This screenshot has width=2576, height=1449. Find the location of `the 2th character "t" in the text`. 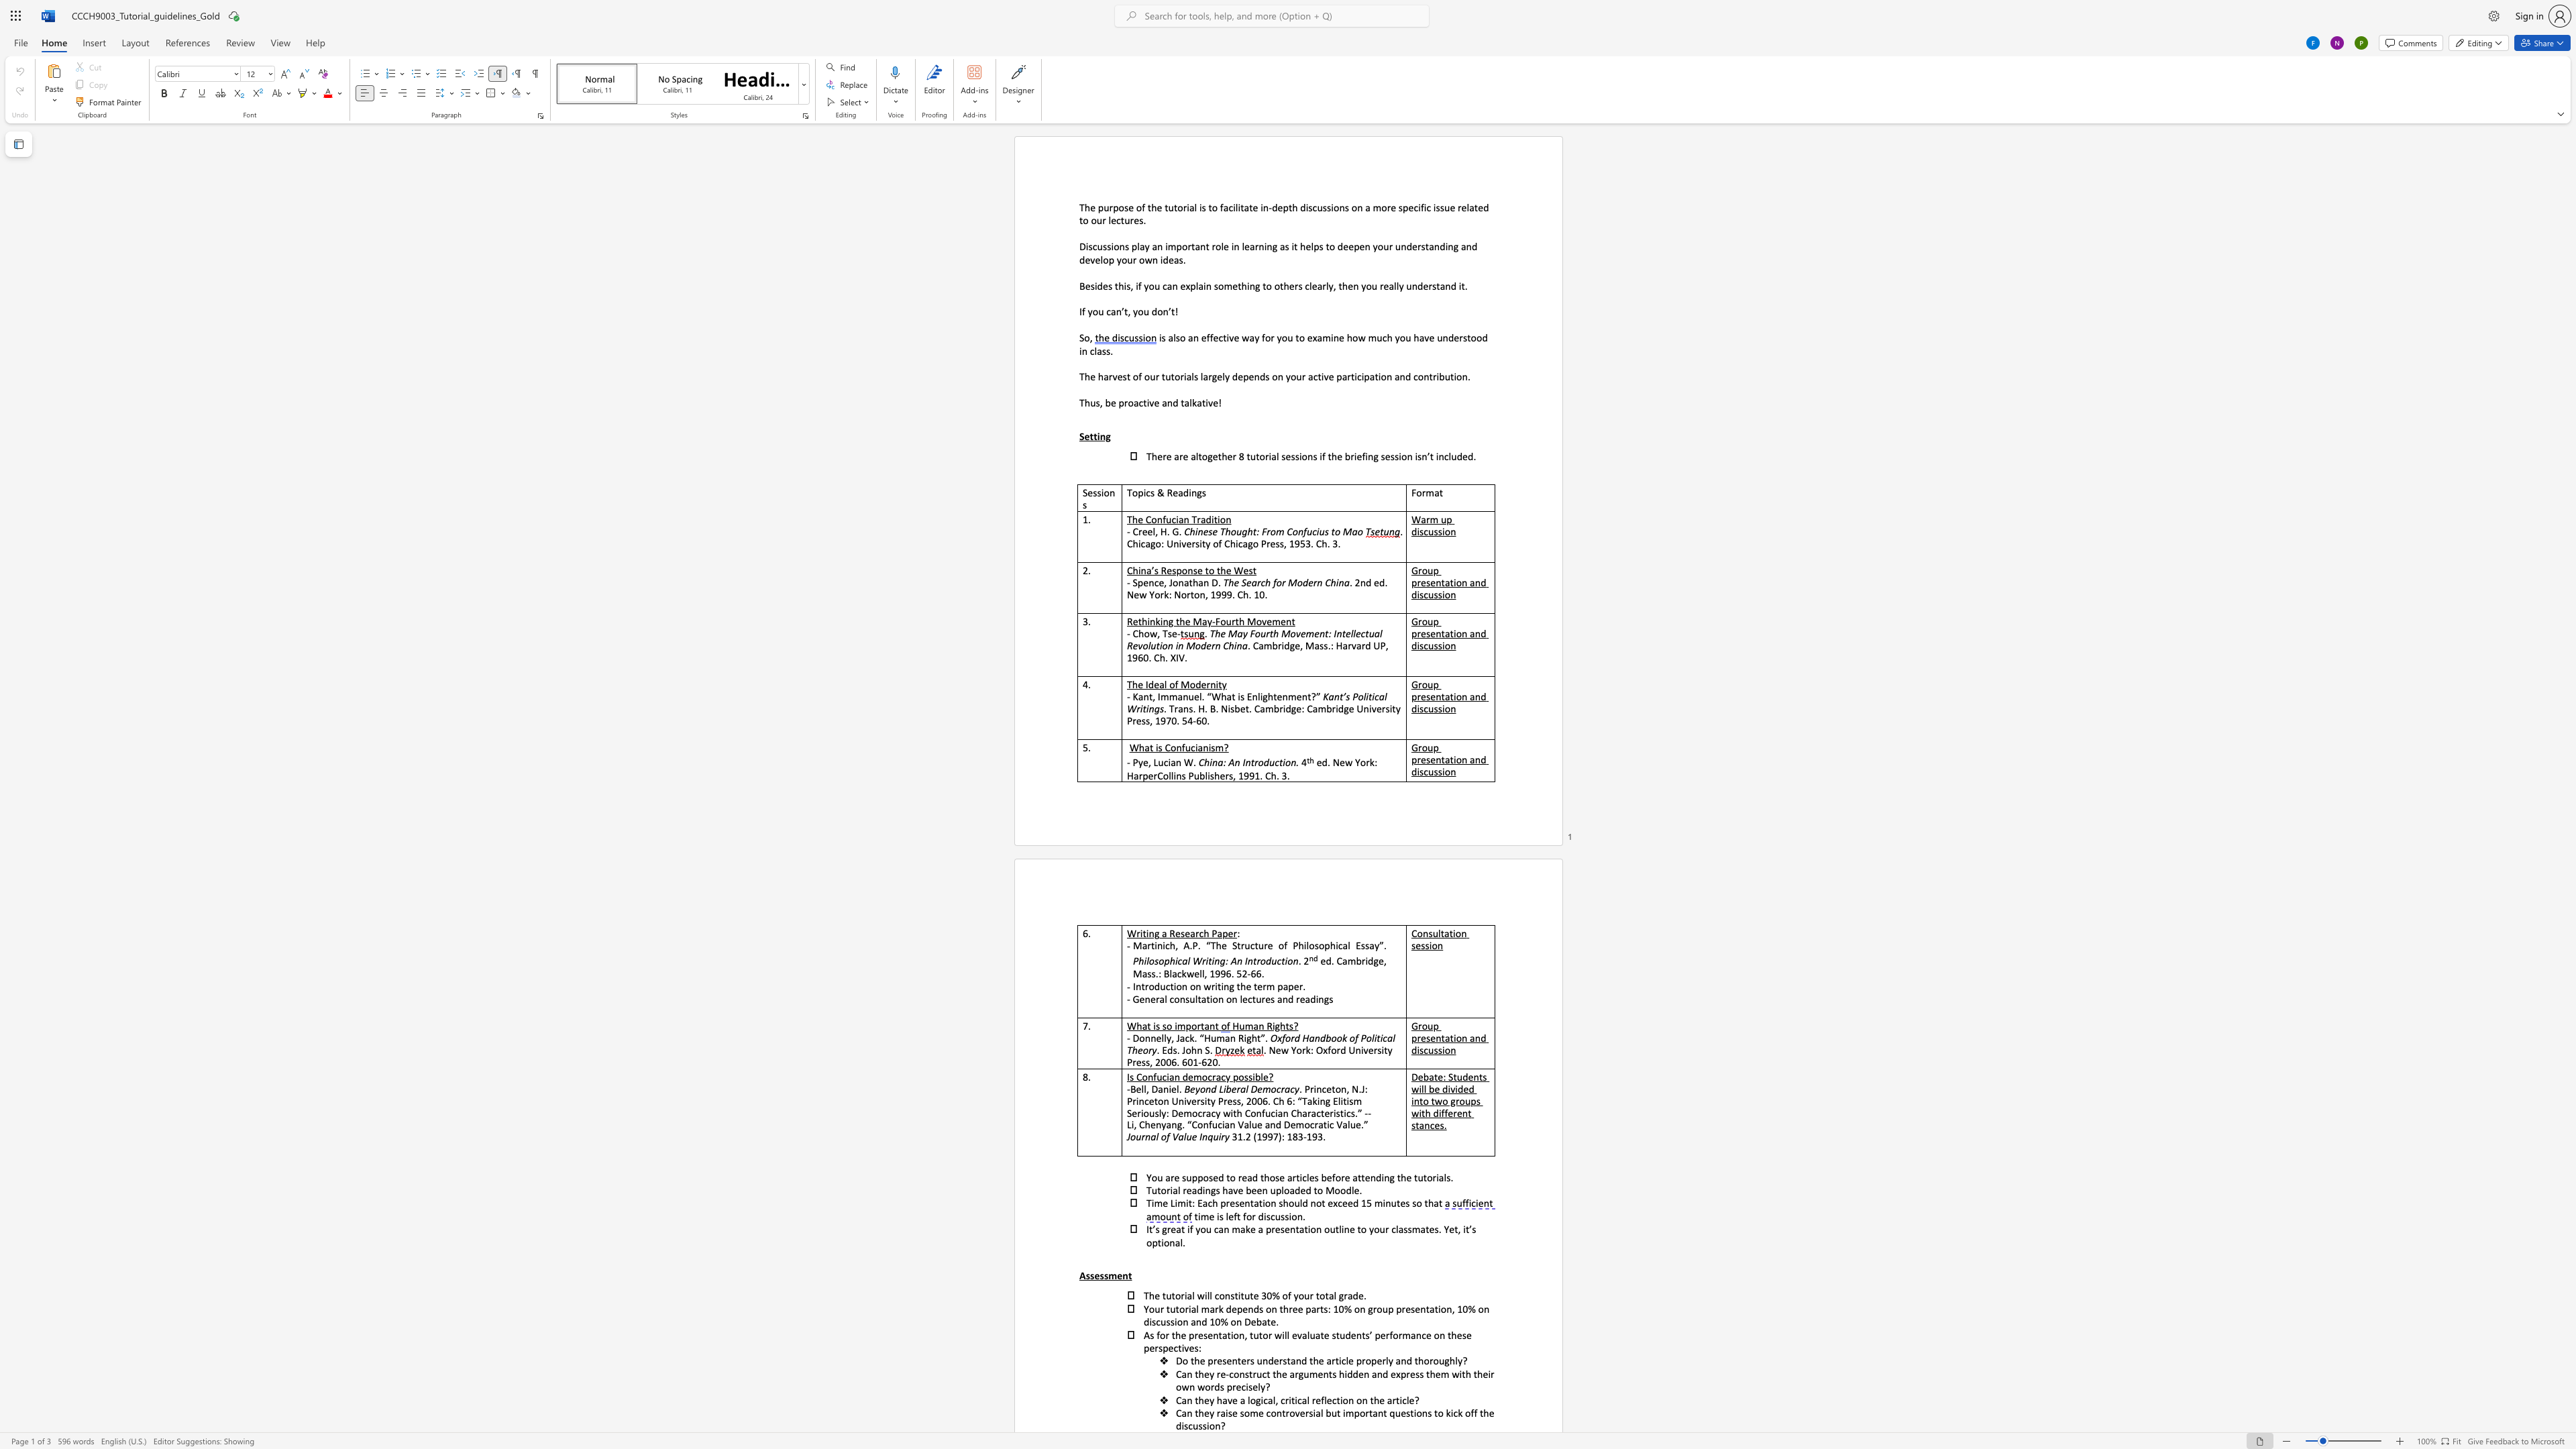

the 2th character "t" in the text is located at coordinates (1207, 245).